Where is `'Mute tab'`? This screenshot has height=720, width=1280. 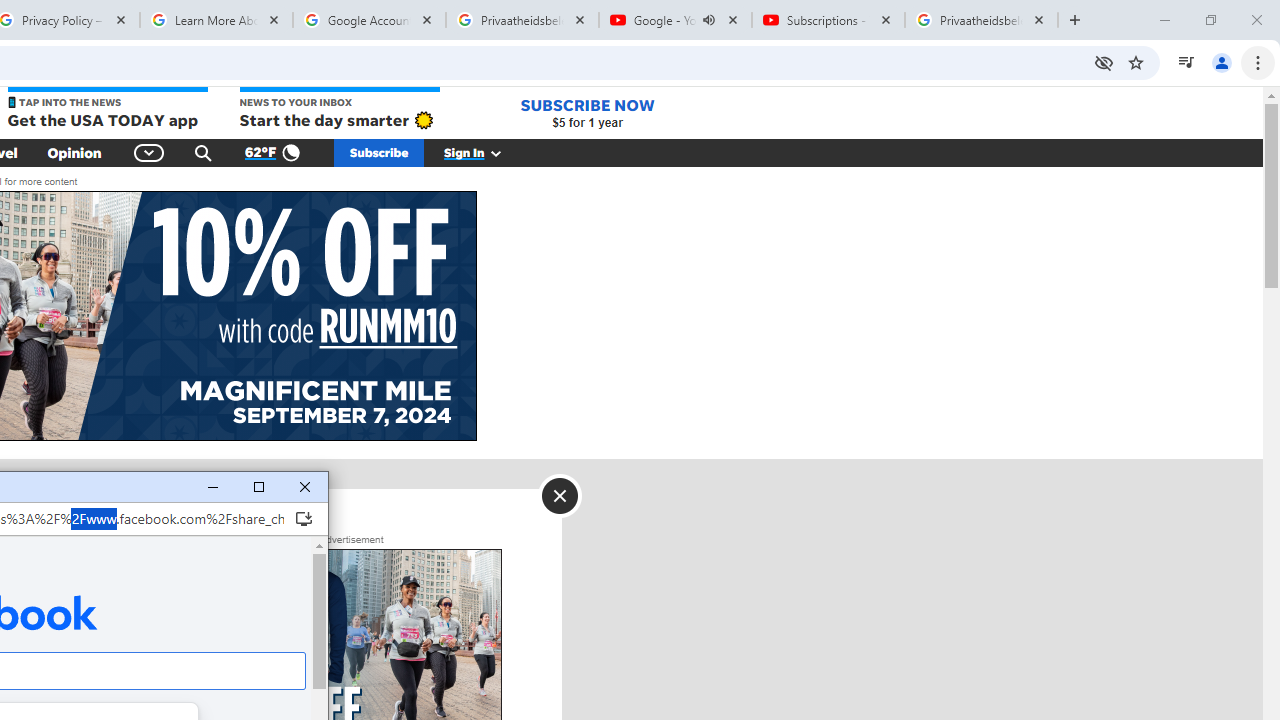
'Mute tab' is located at coordinates (709, 20).